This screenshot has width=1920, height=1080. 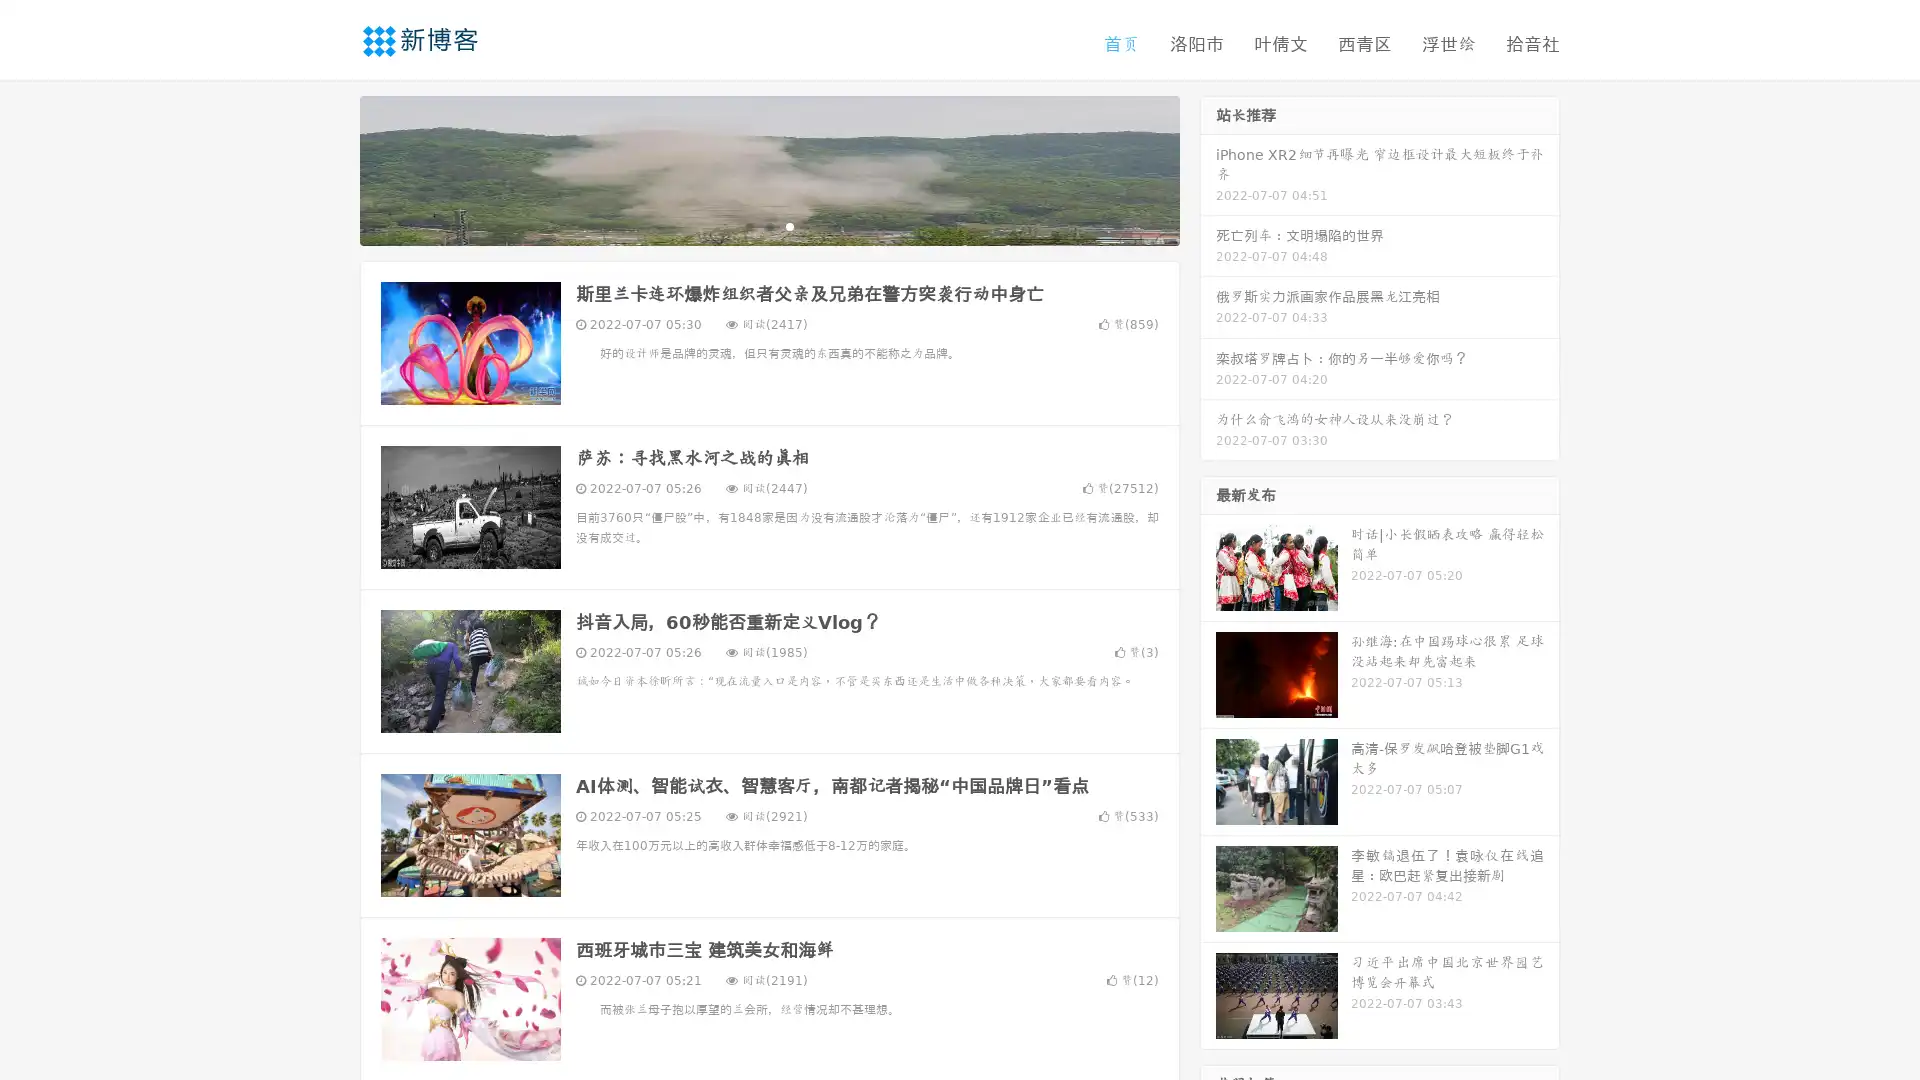 I want to click on Go to slide 3, so click(x=789, y=225).